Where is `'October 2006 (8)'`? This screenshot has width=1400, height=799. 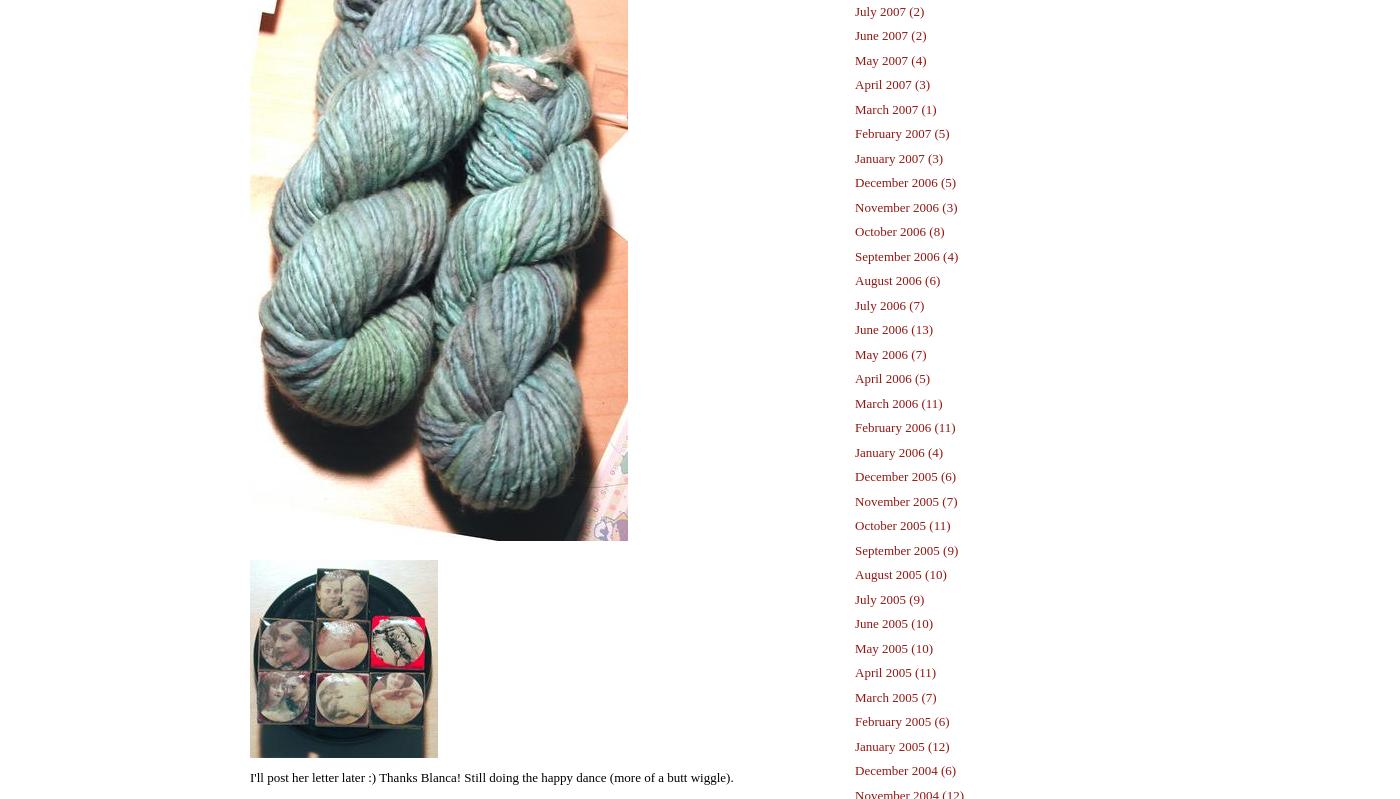
'October 2006 (8)' is located at coordinates (899, 230).